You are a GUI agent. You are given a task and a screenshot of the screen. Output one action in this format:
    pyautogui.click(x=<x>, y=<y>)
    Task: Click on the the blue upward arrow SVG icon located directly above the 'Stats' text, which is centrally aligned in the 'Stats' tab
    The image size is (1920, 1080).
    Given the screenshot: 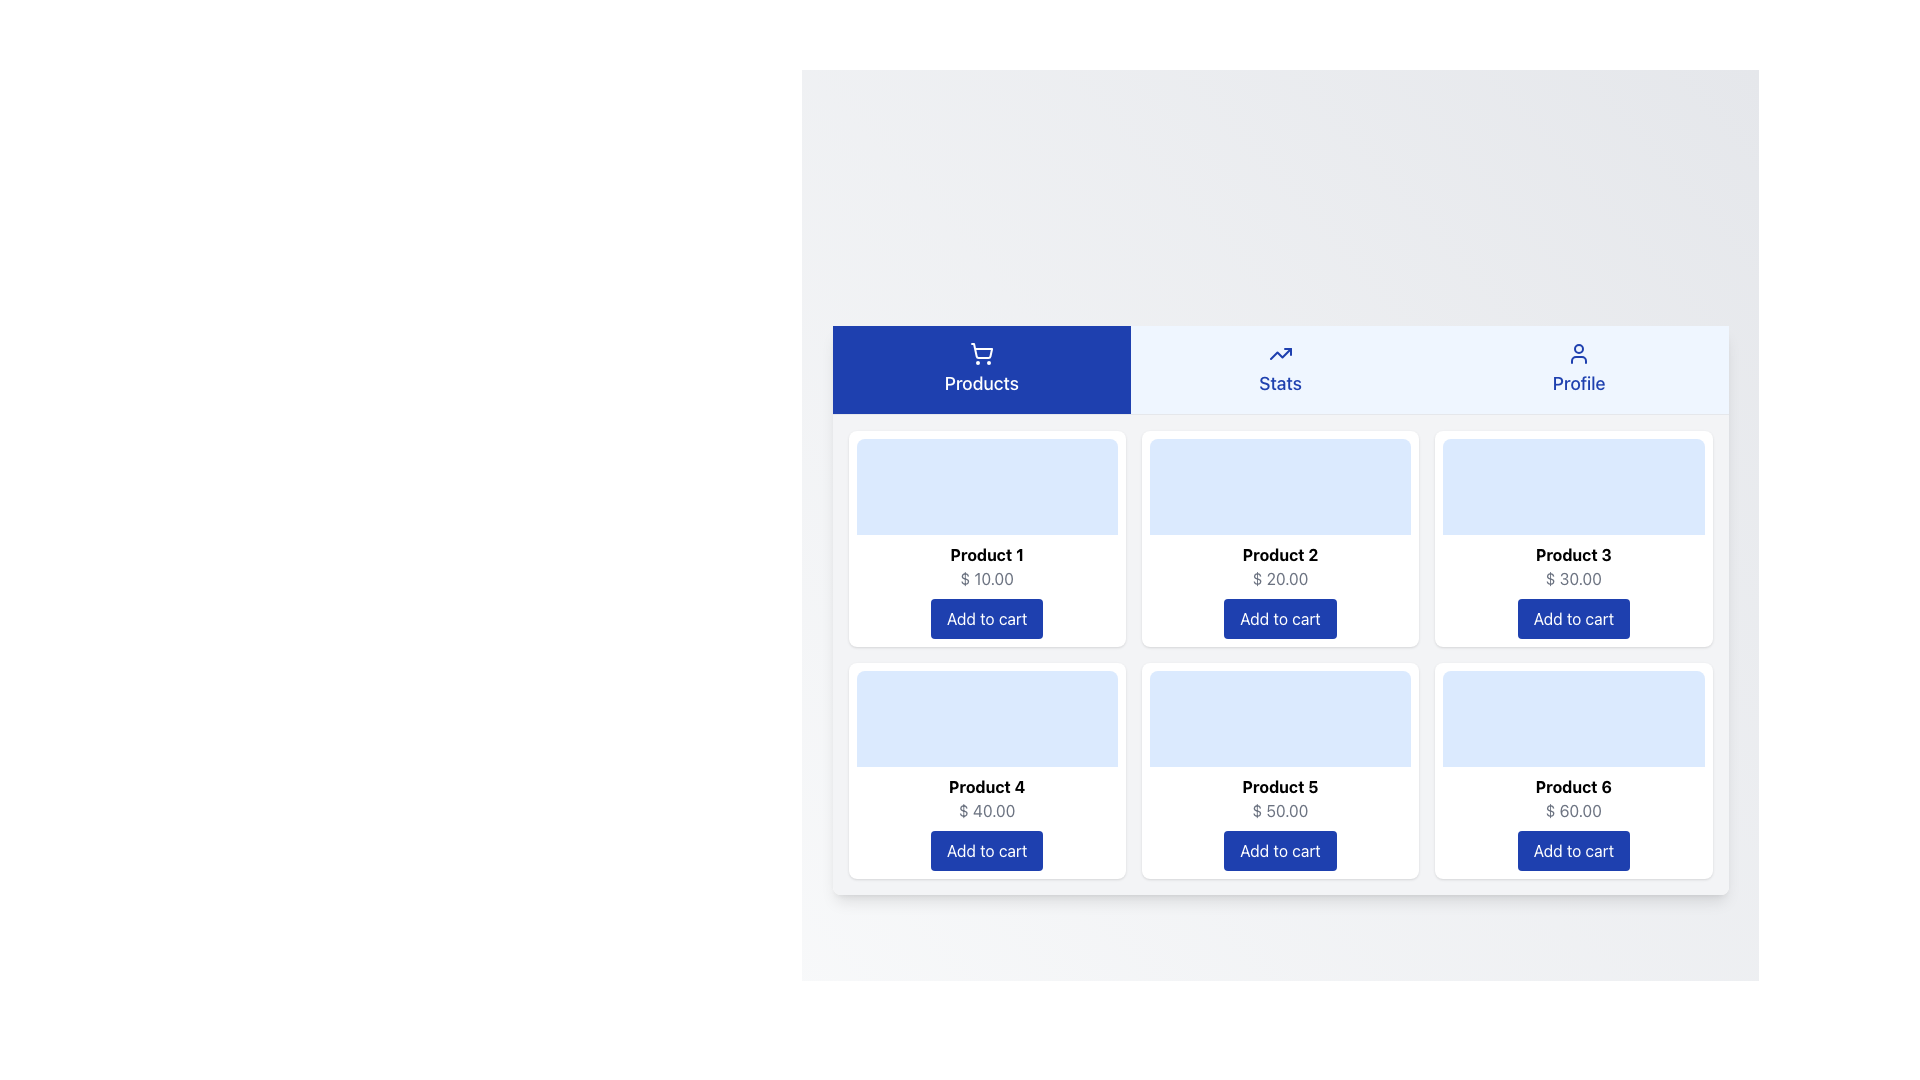 What is the action you would take?
    pyautogui.click(x=1280, y=352)
    